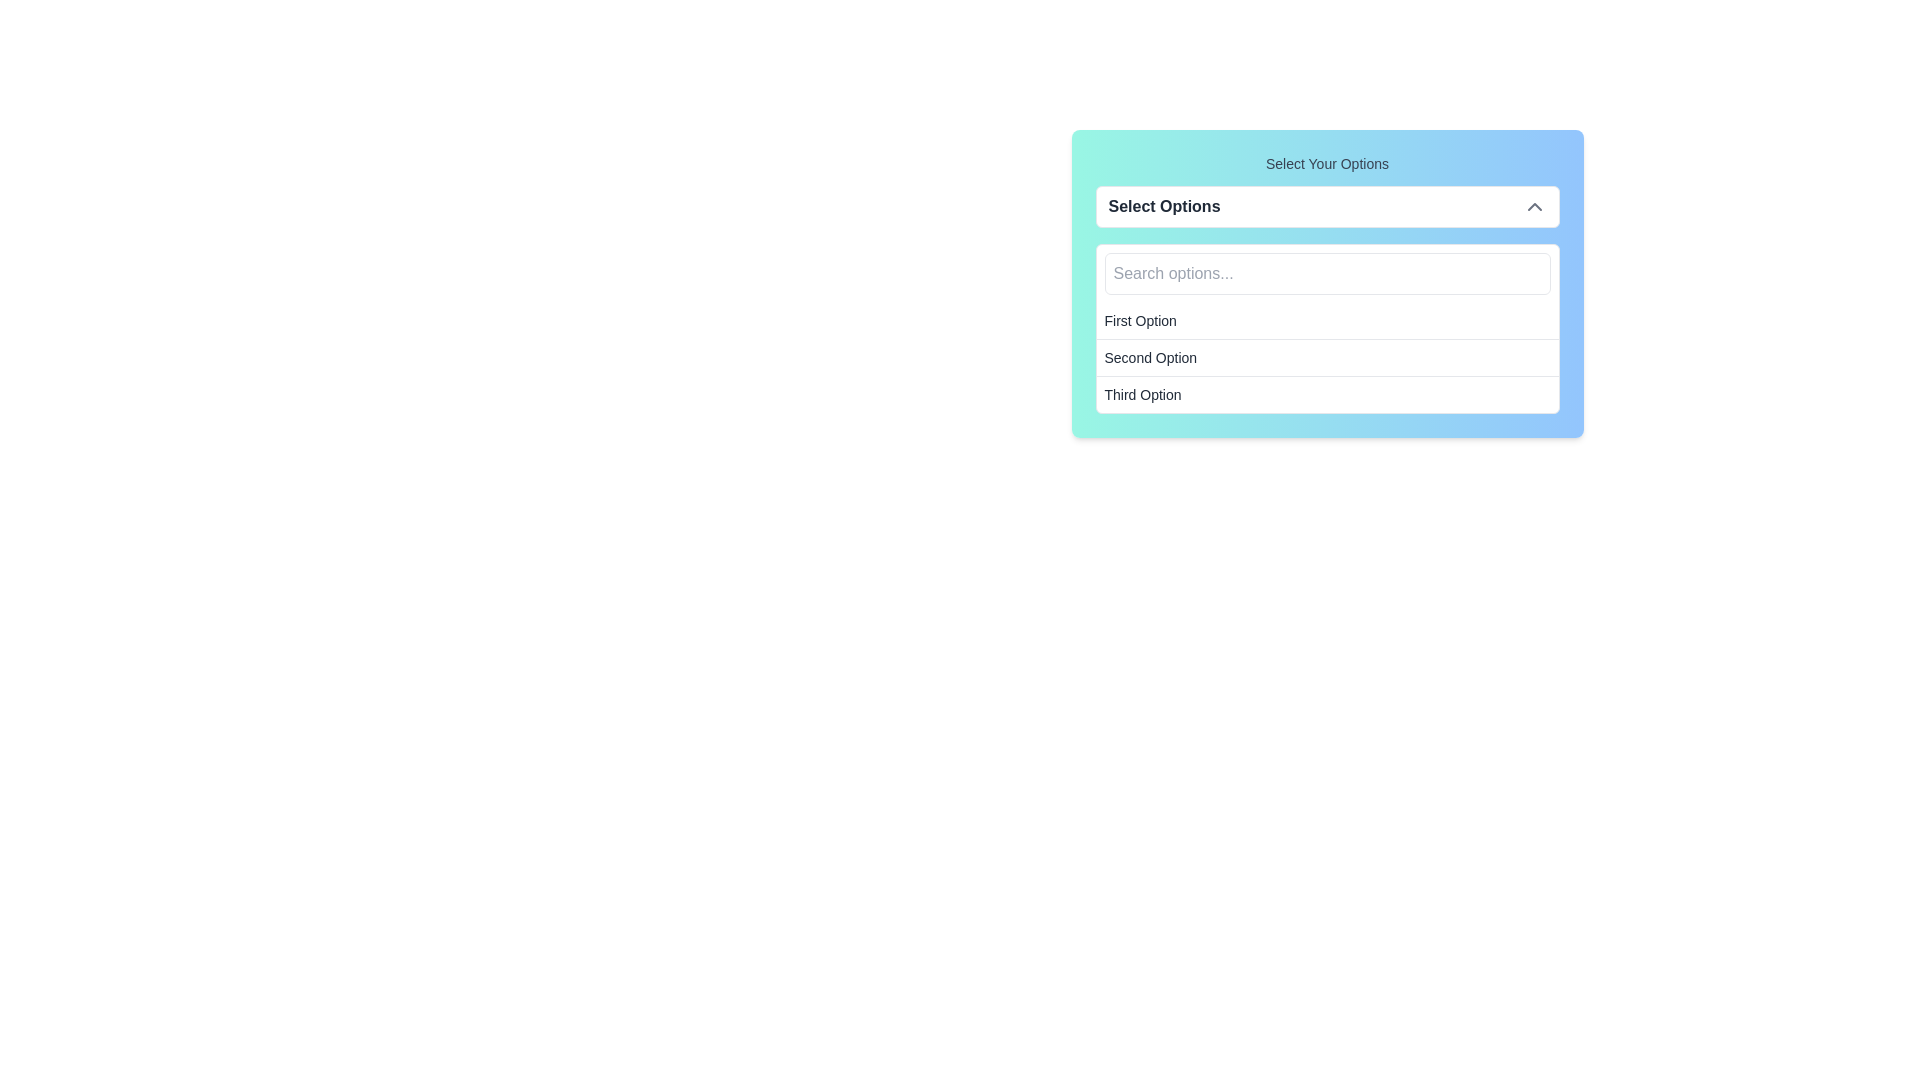  I want to click on the text label identifying the third selectable option in the dropdown menu, so click(1142, 394).